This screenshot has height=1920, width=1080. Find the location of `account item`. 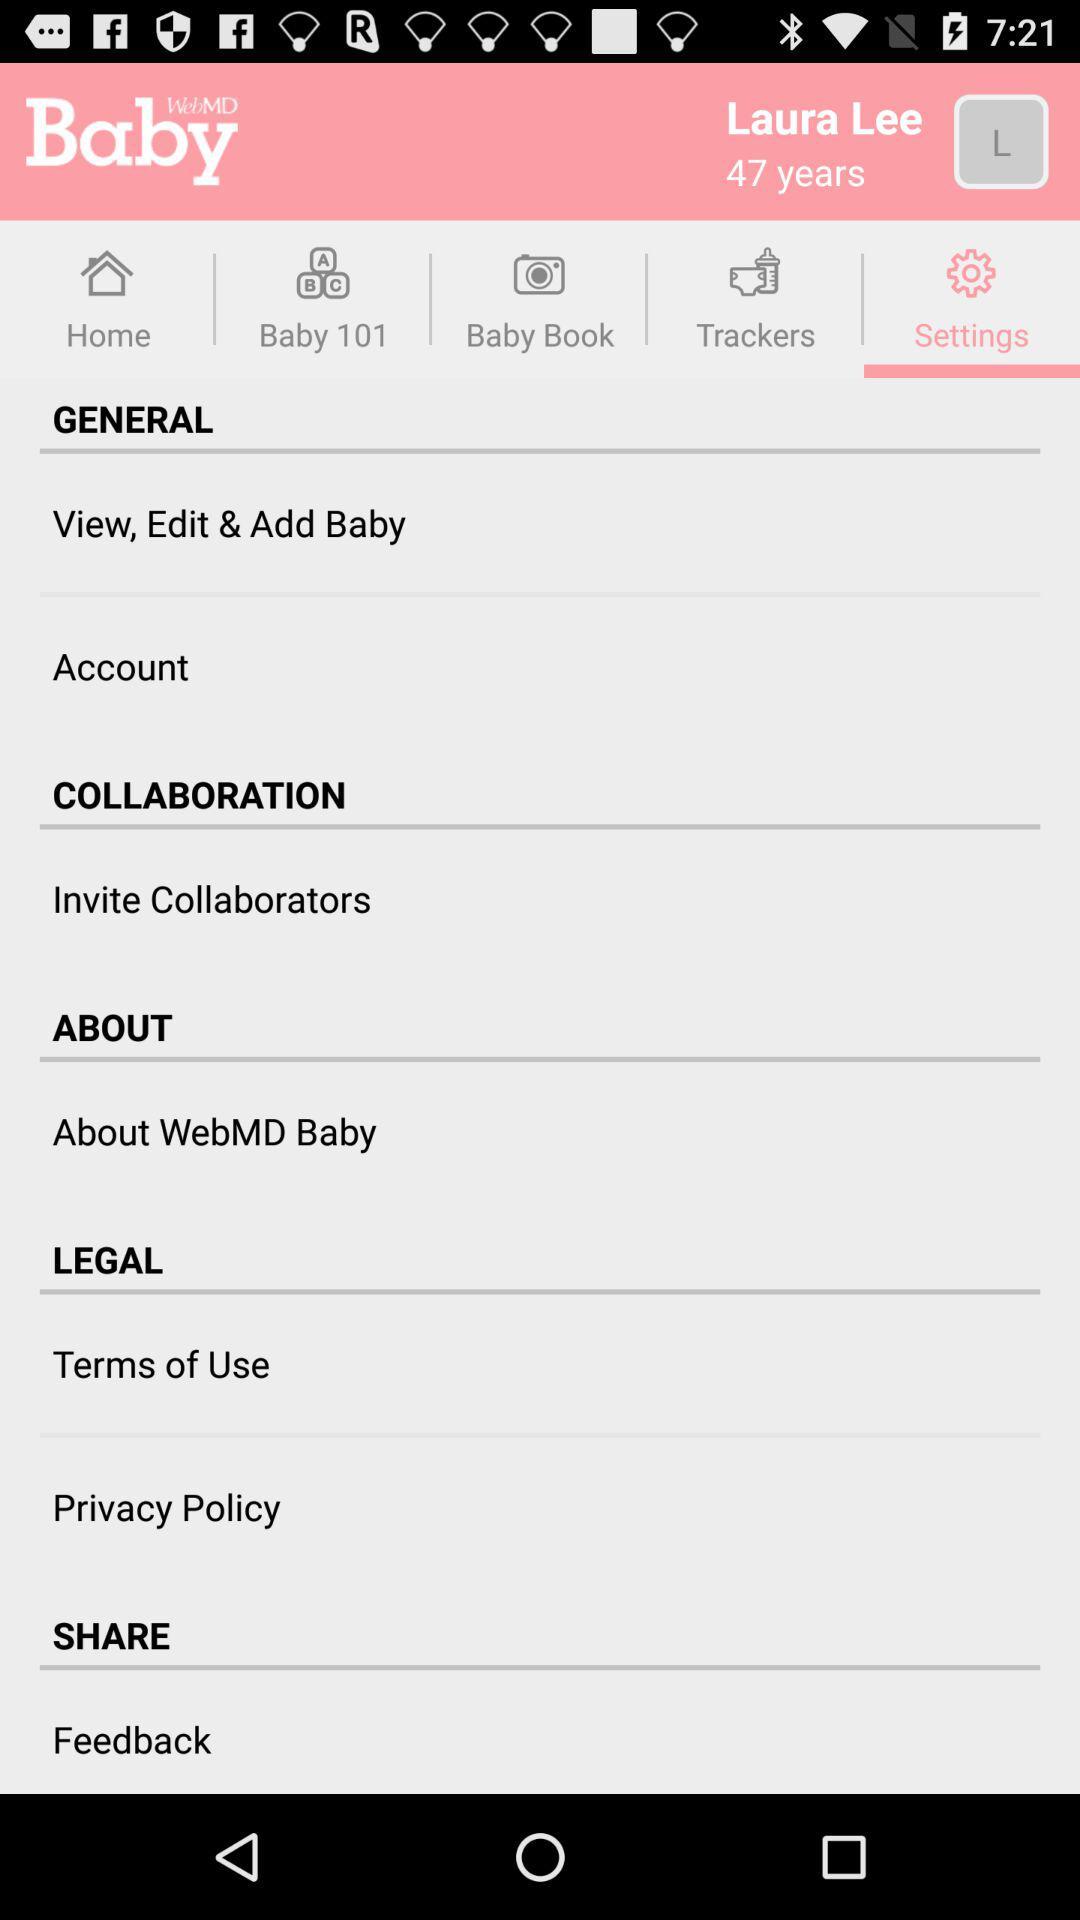

account item is located at coordinates (120, 666).